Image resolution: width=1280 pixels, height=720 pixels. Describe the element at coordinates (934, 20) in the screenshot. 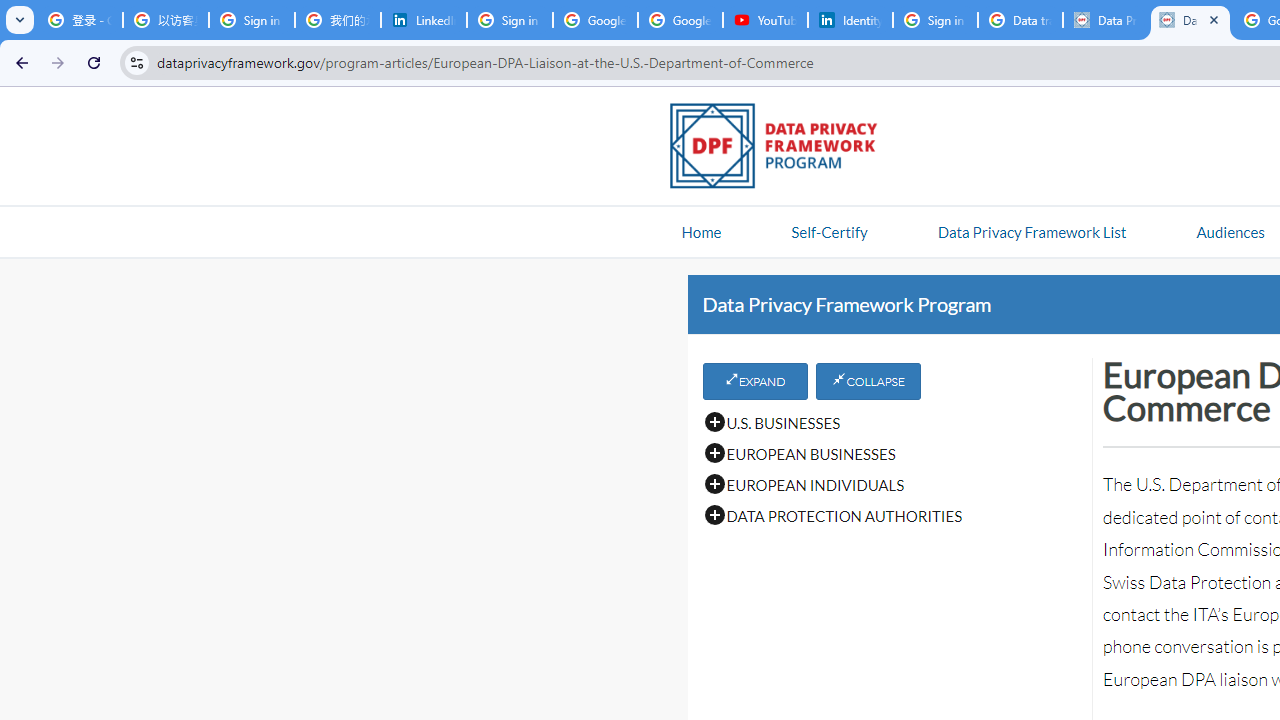

I see `'Sign in - Google Accounts'` at that location.